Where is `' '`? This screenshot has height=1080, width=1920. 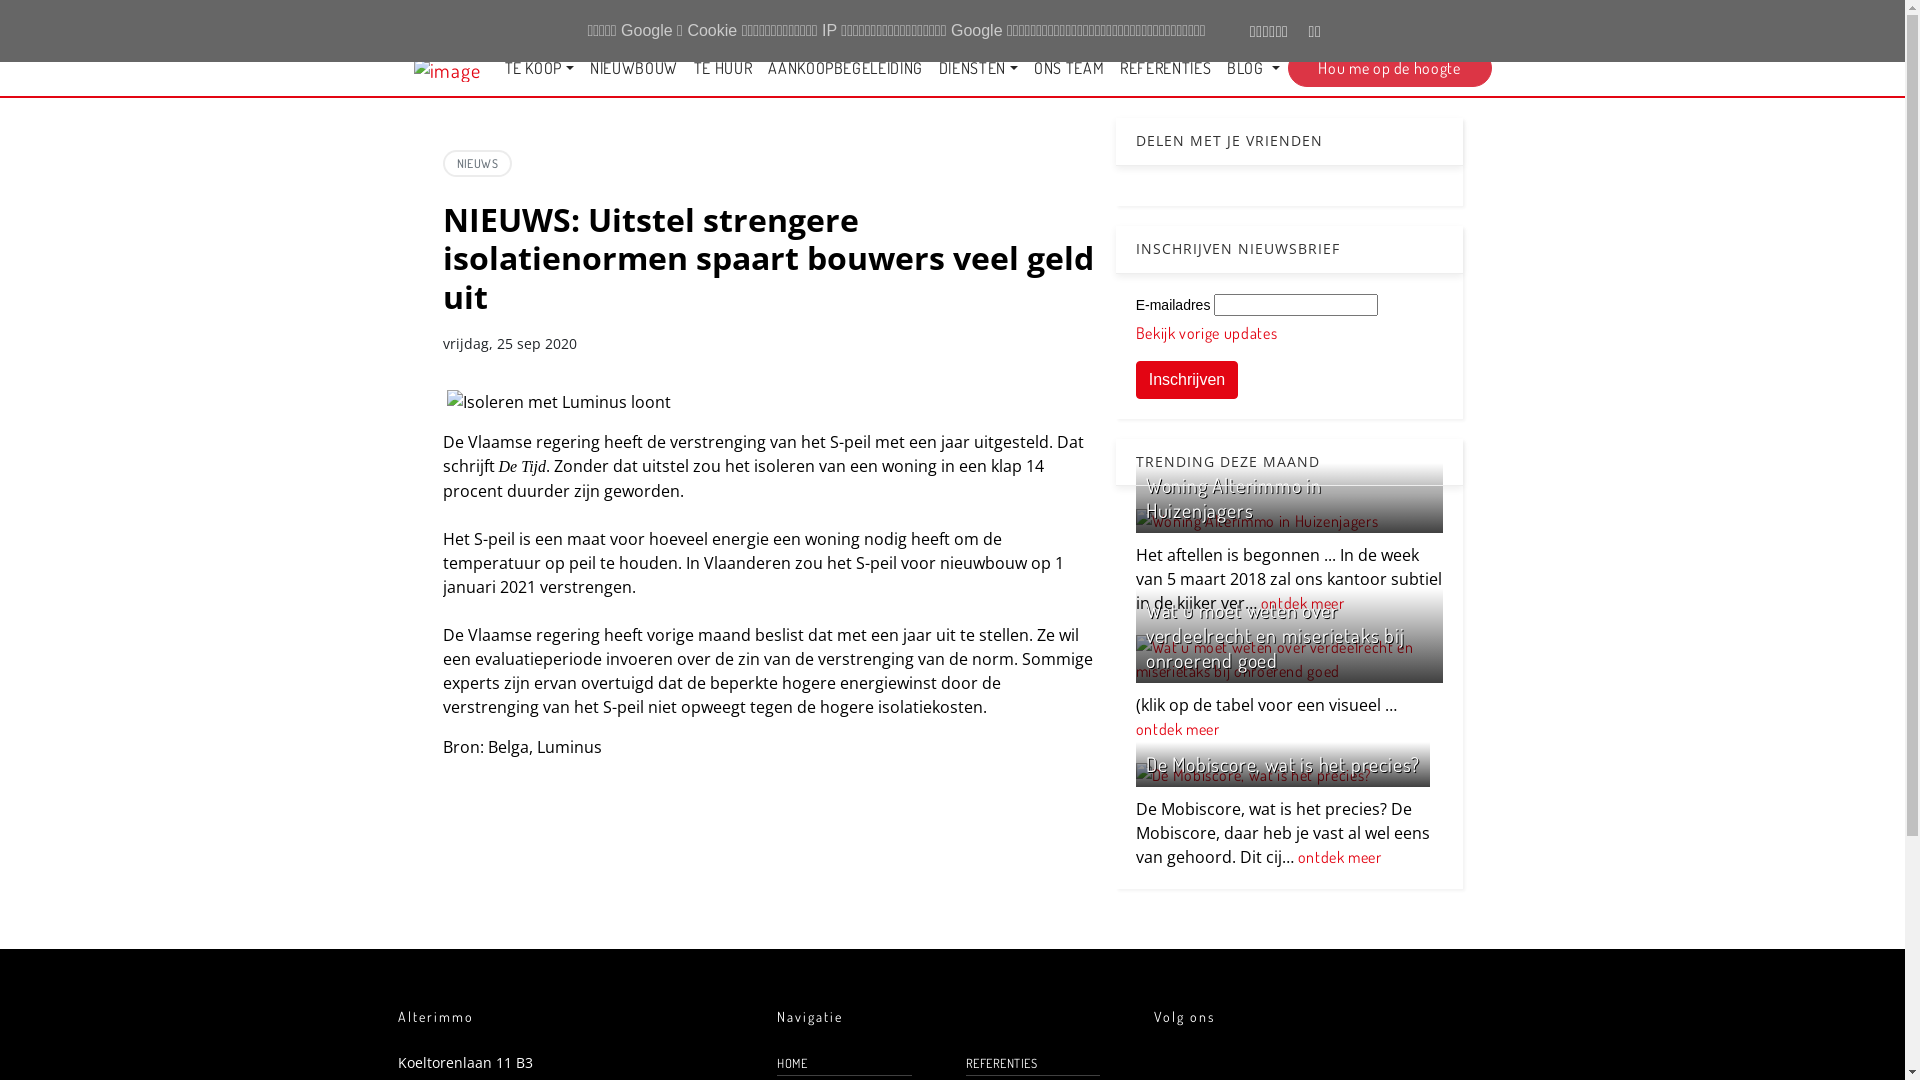
' ' is located at coordinates (1467, 19).